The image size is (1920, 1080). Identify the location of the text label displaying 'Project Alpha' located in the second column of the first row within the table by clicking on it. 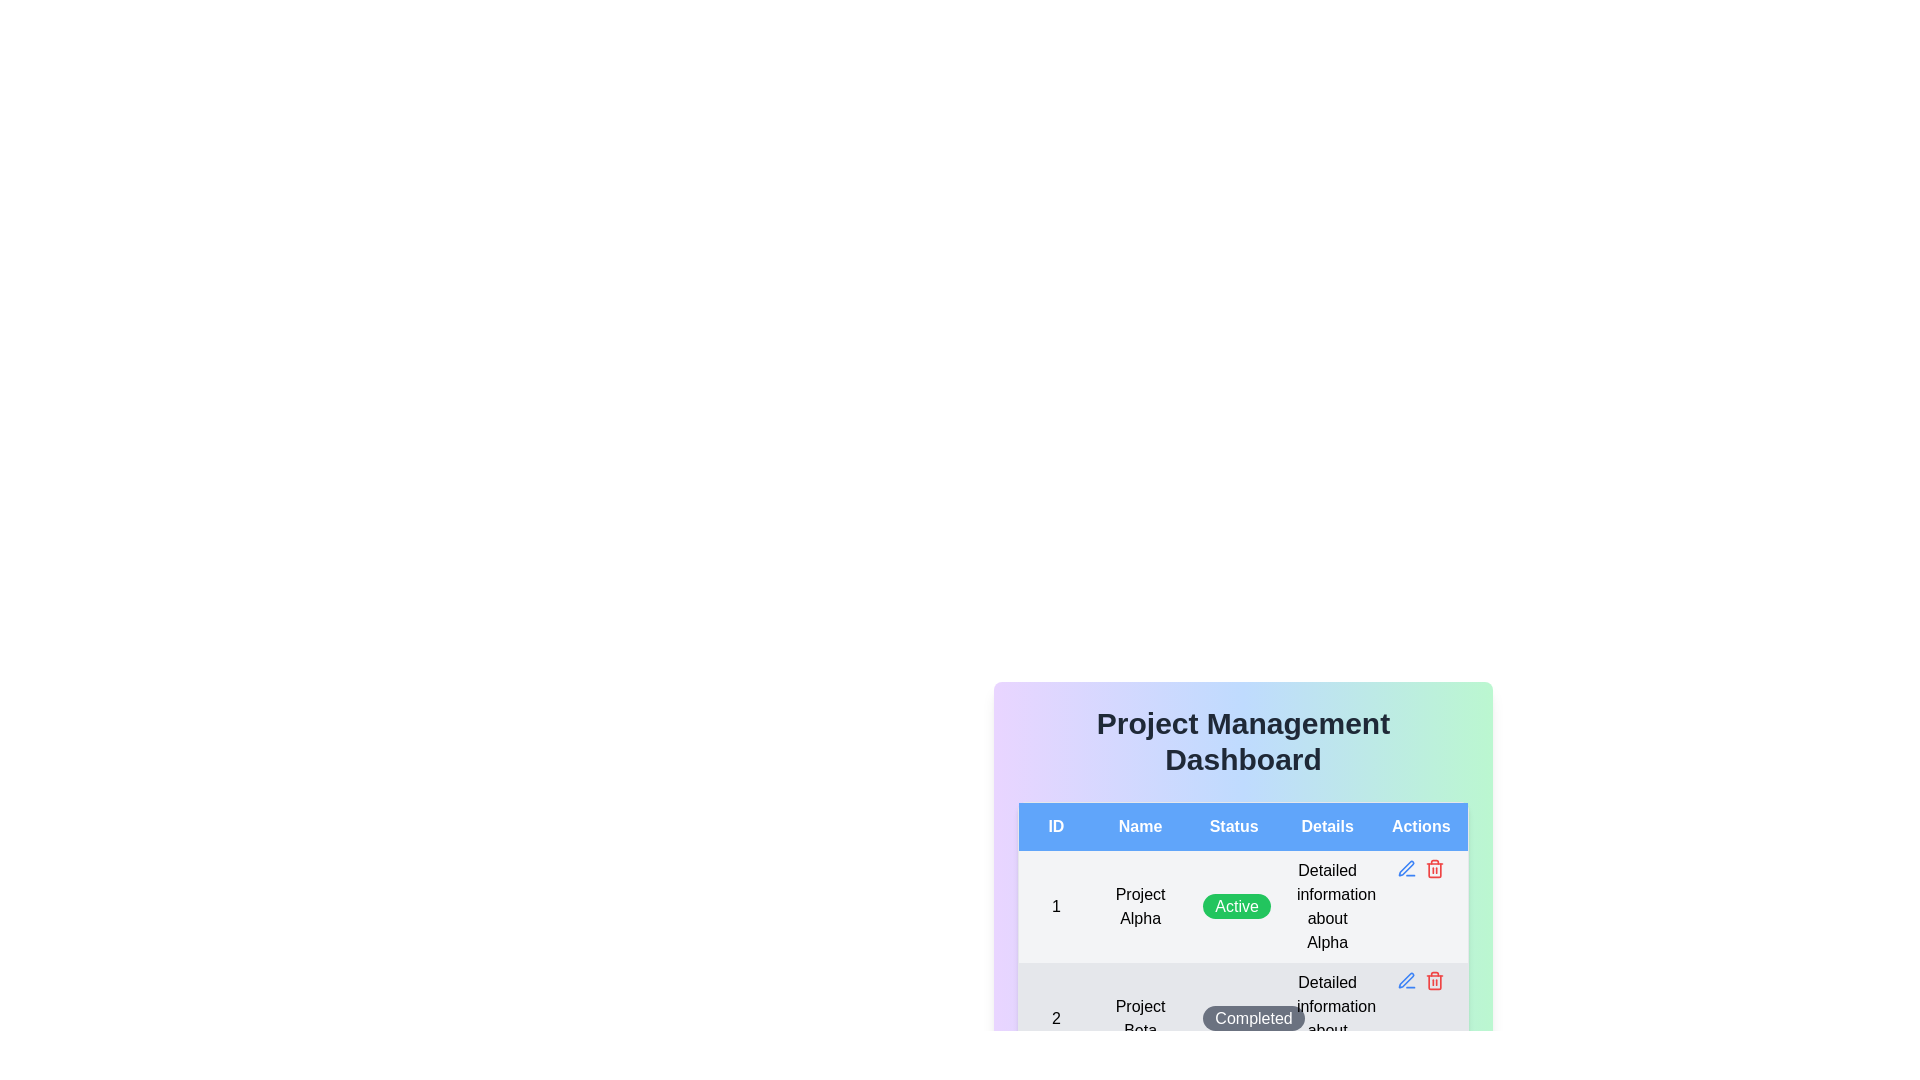
(1140, 906).